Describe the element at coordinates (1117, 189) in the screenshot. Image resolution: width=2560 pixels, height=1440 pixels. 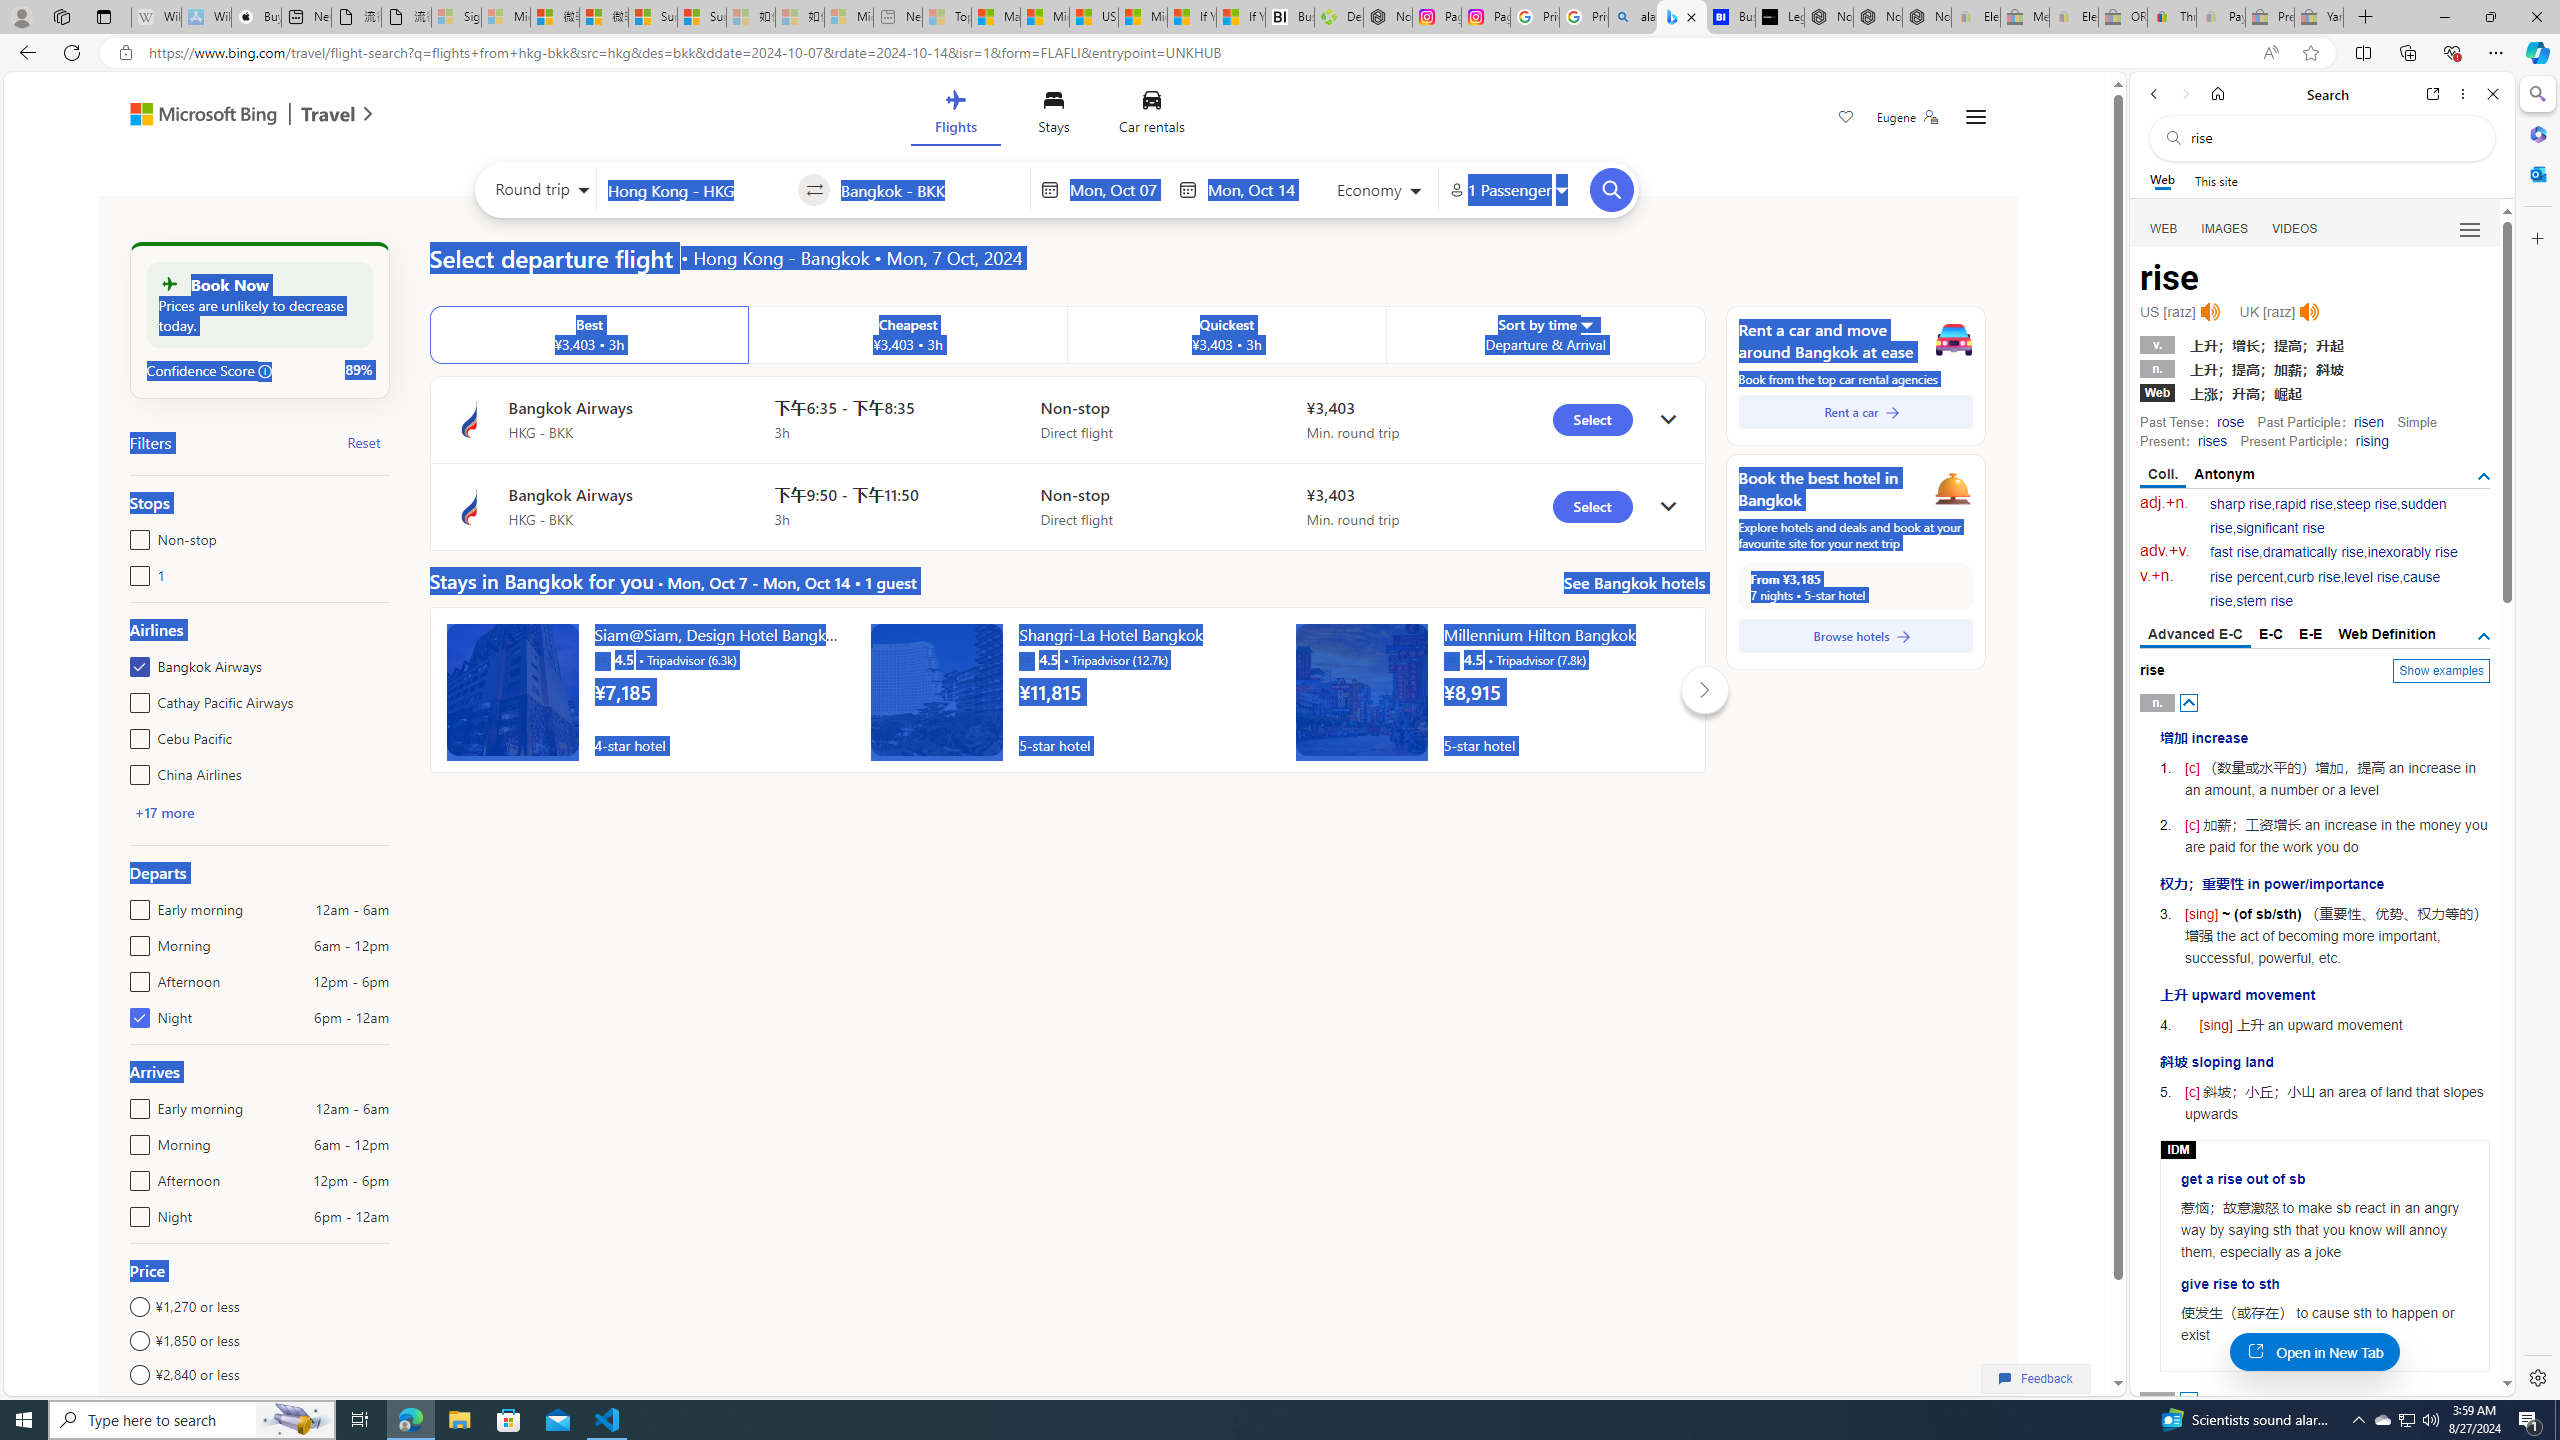
I see `'Start Date'` at that location.